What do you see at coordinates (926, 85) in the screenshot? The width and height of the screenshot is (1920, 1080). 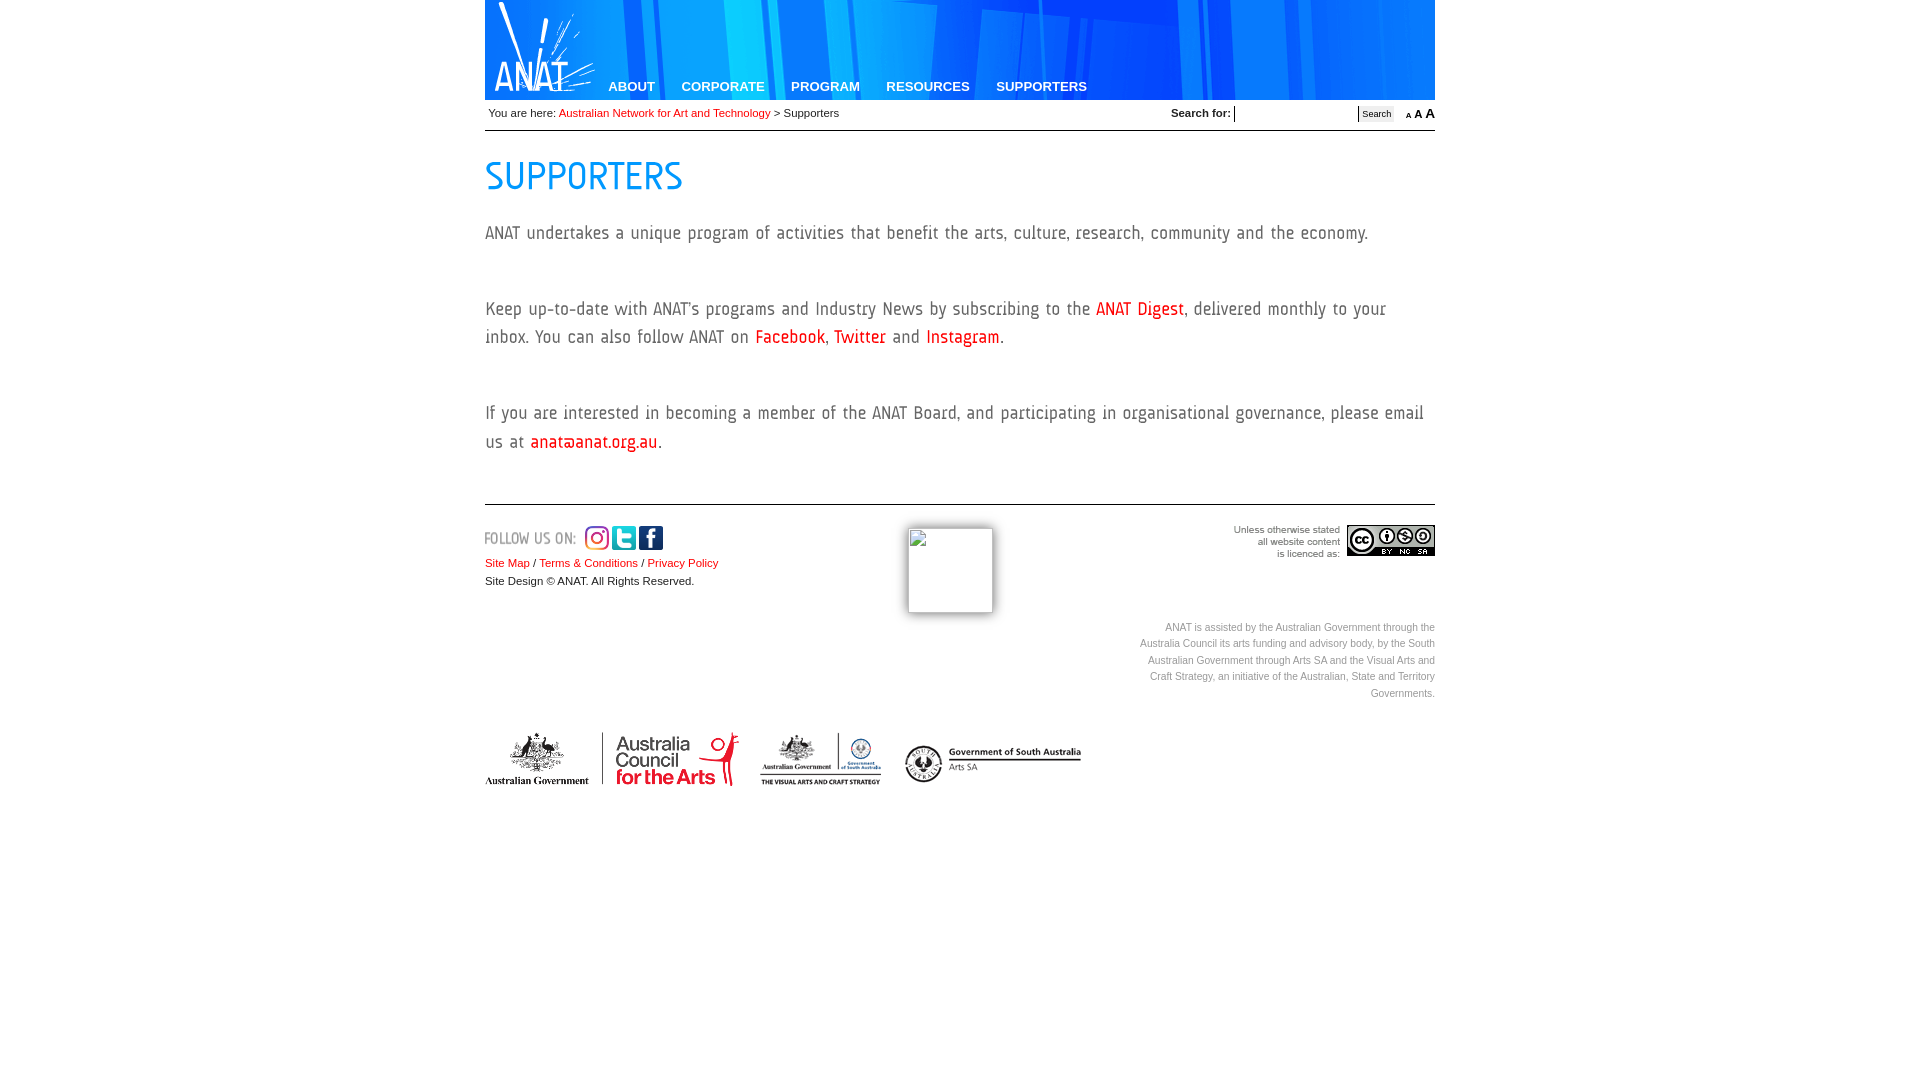 I see `'RESOURCES'` at bounding box center [926, 85].